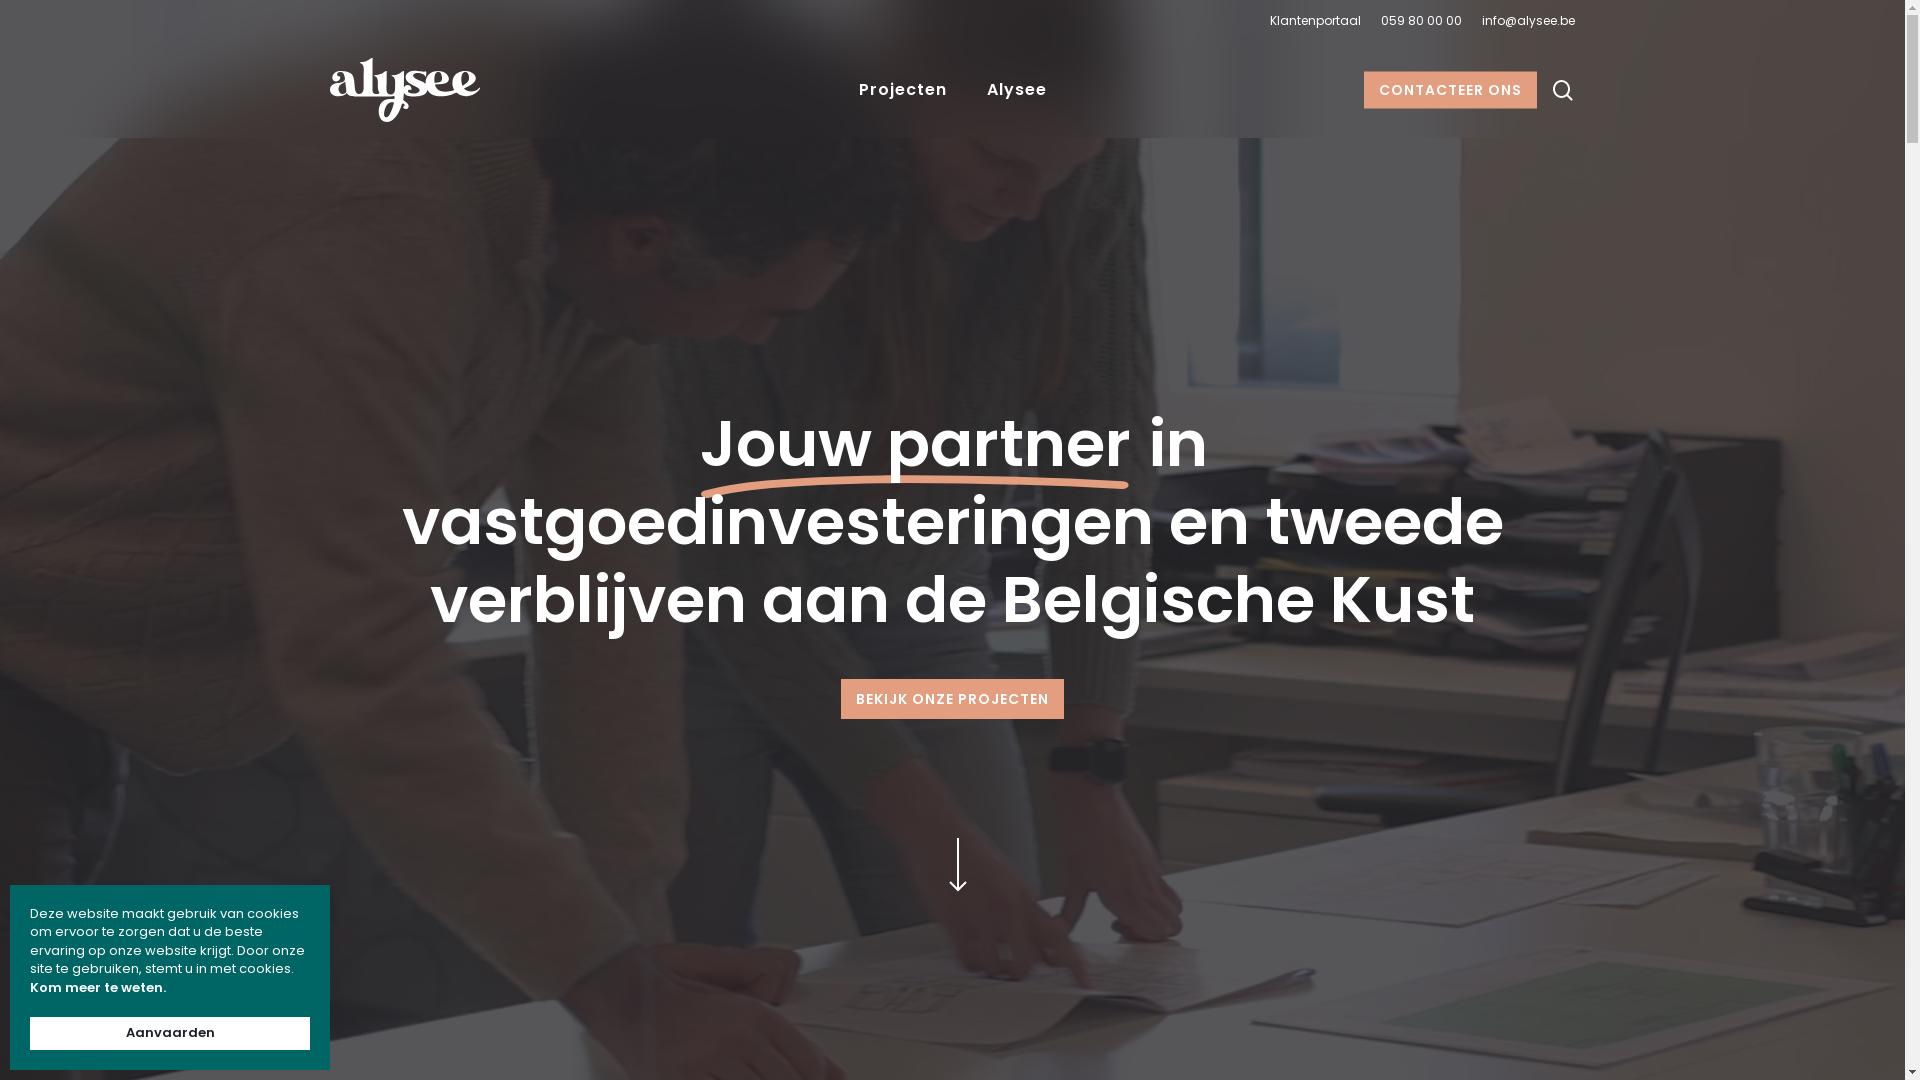  I want to click on 'Alysee', so click(965, 88).